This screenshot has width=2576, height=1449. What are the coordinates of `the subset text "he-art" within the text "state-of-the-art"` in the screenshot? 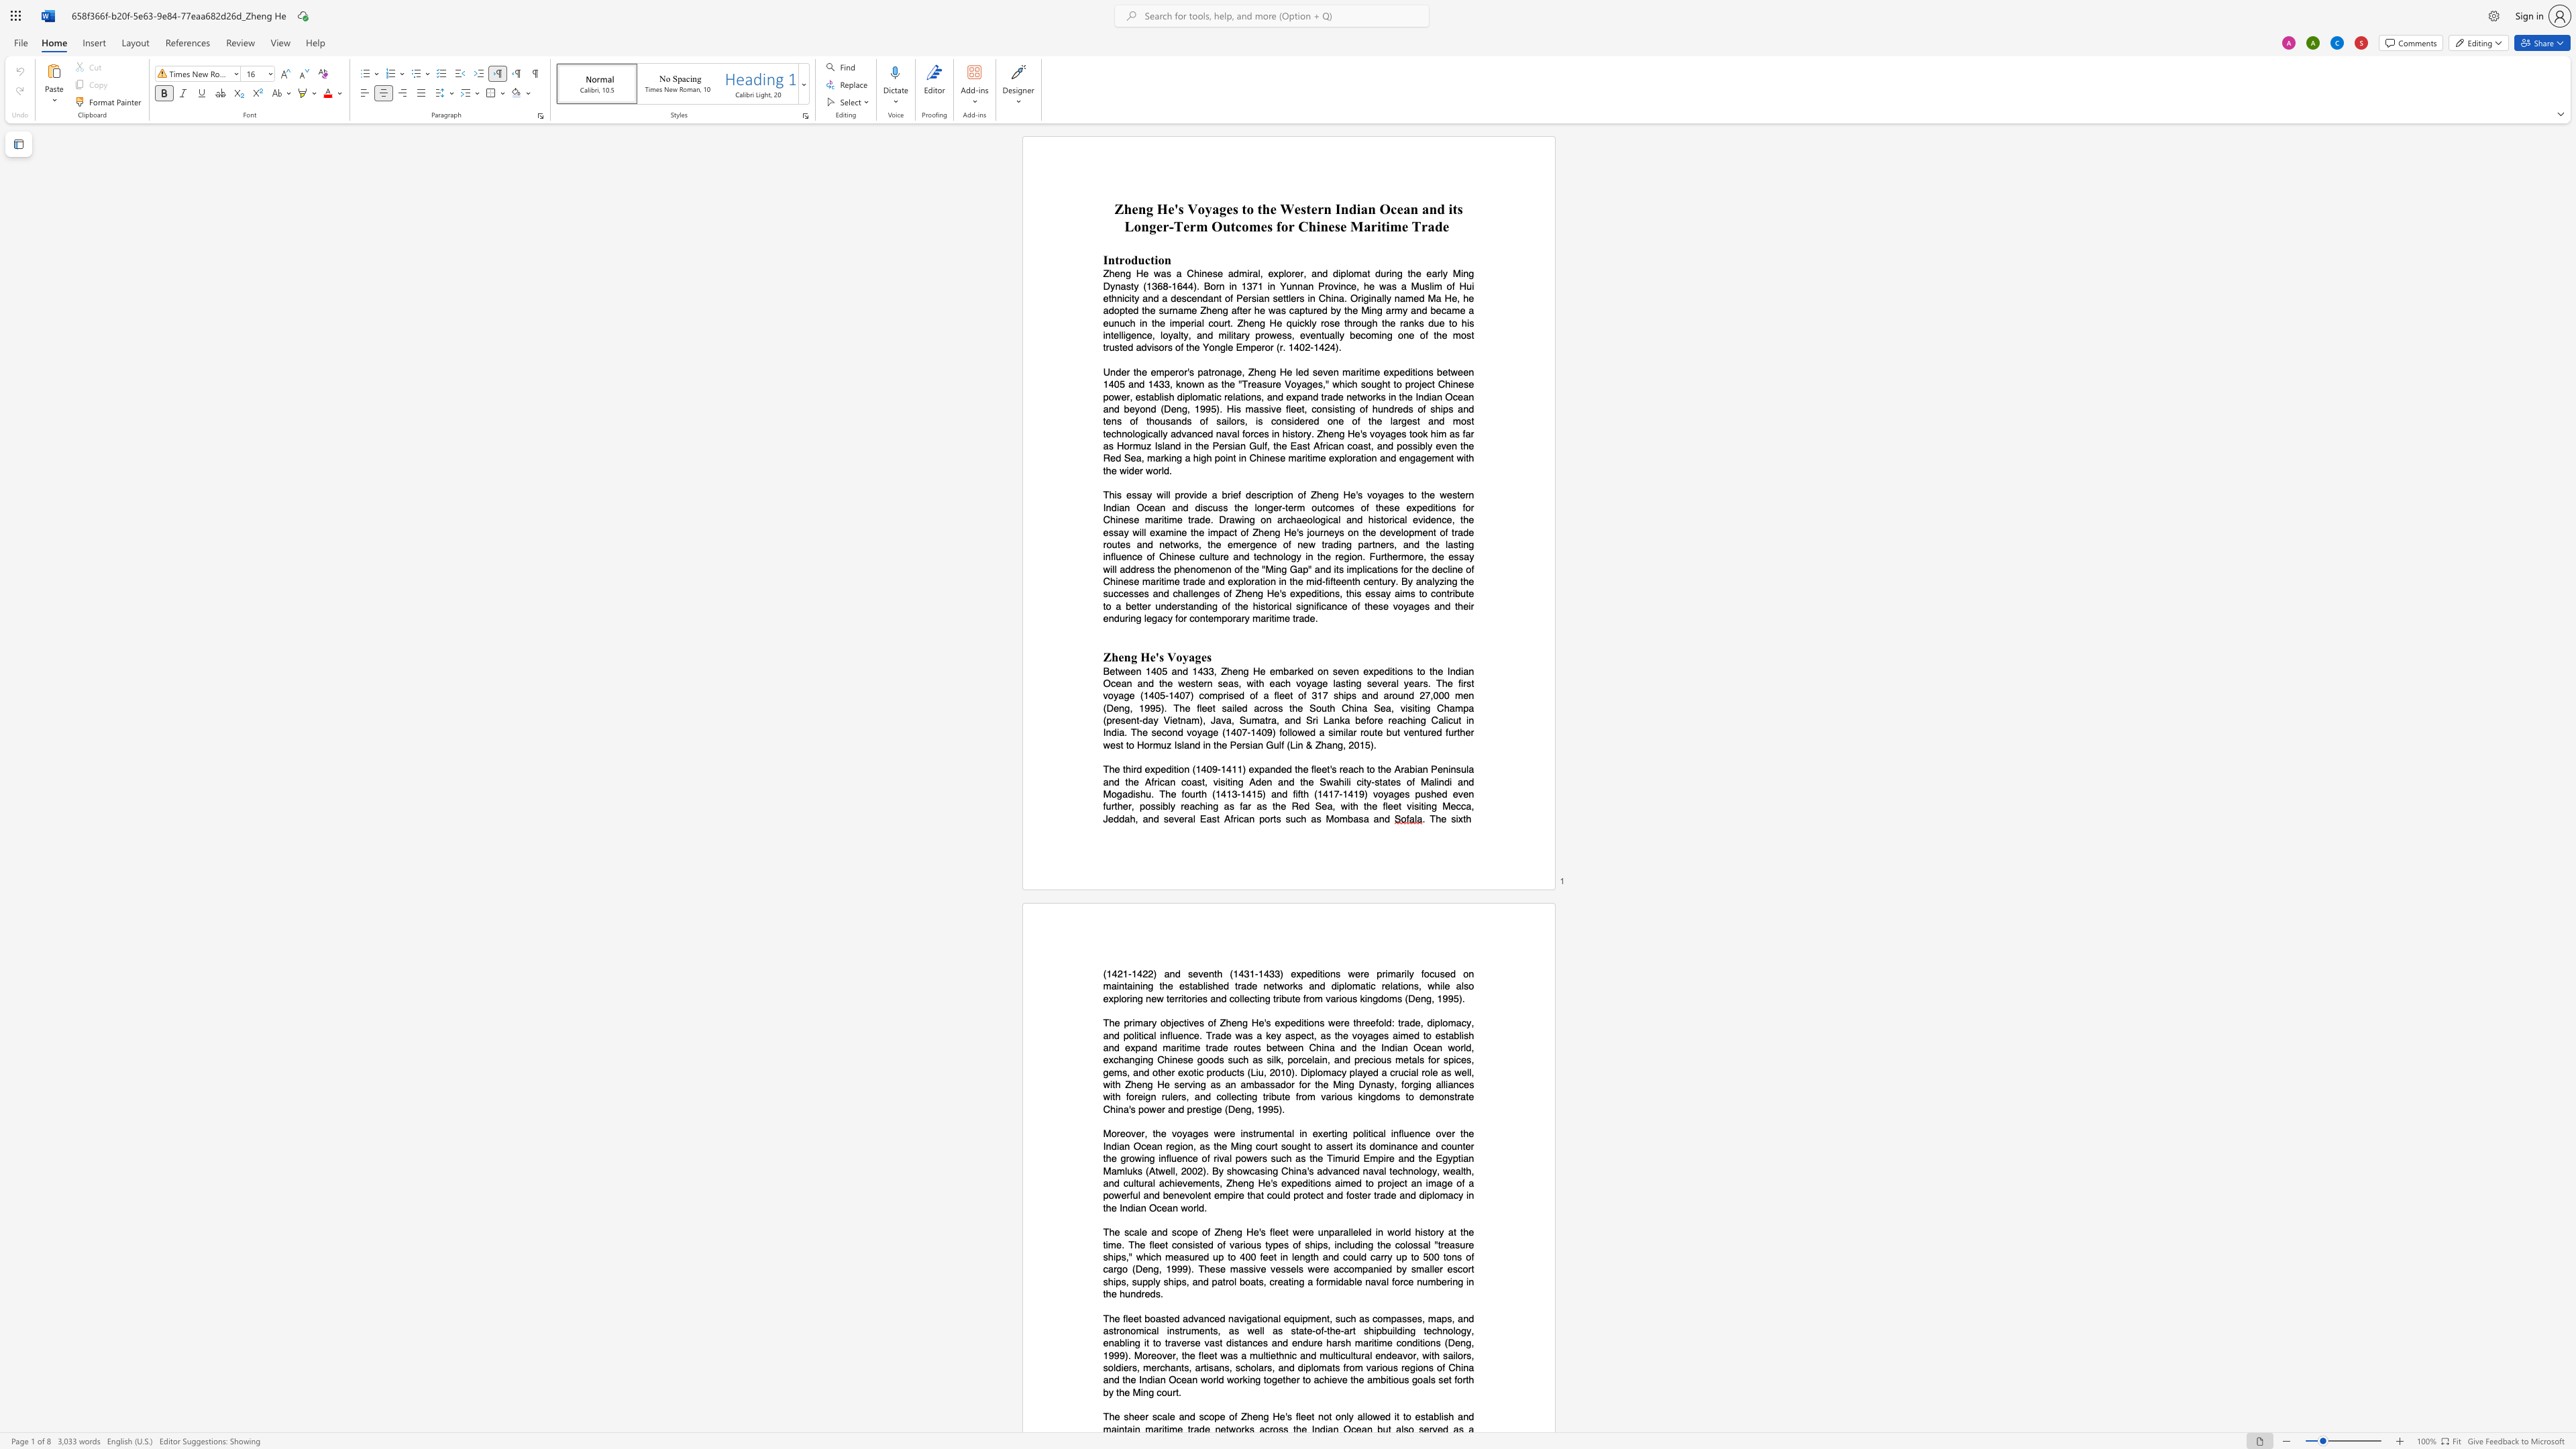 It's located at (1330, 1329).